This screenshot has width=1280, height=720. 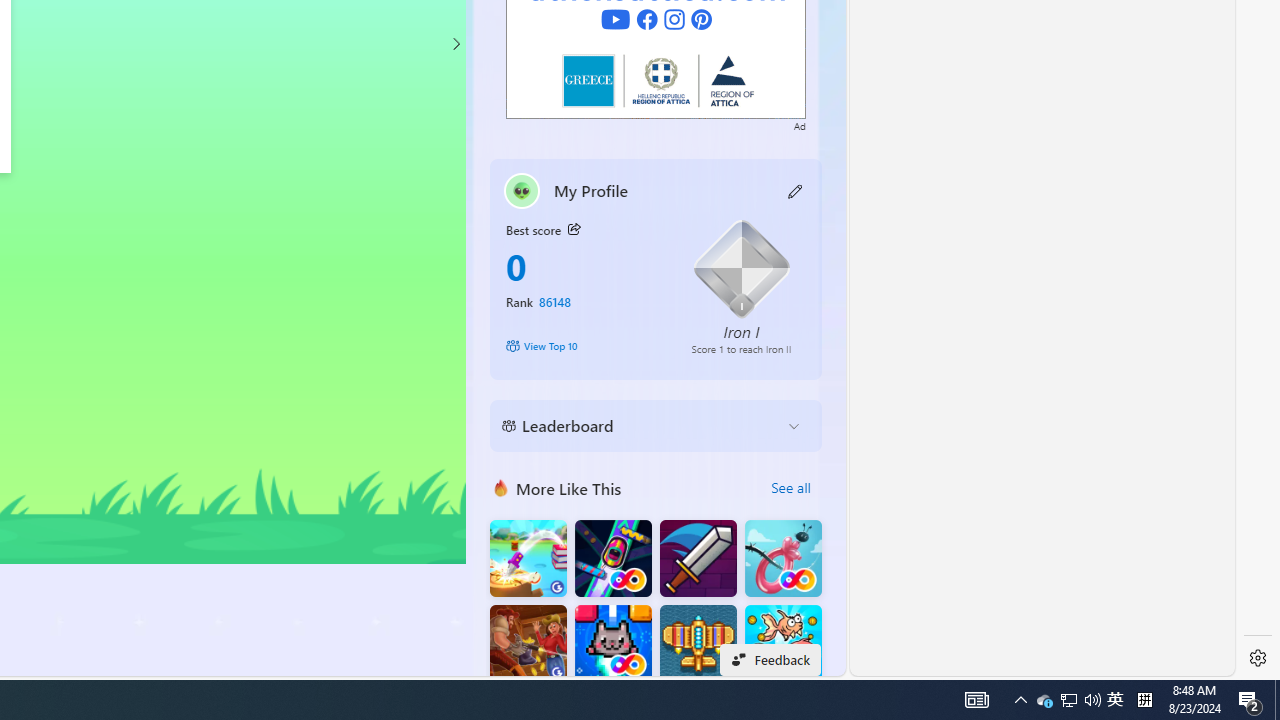 What do you see at coordinates (528, 643) in the screenshot?
I see `'Saloon Robbery'` at bounding box center [528, 643].